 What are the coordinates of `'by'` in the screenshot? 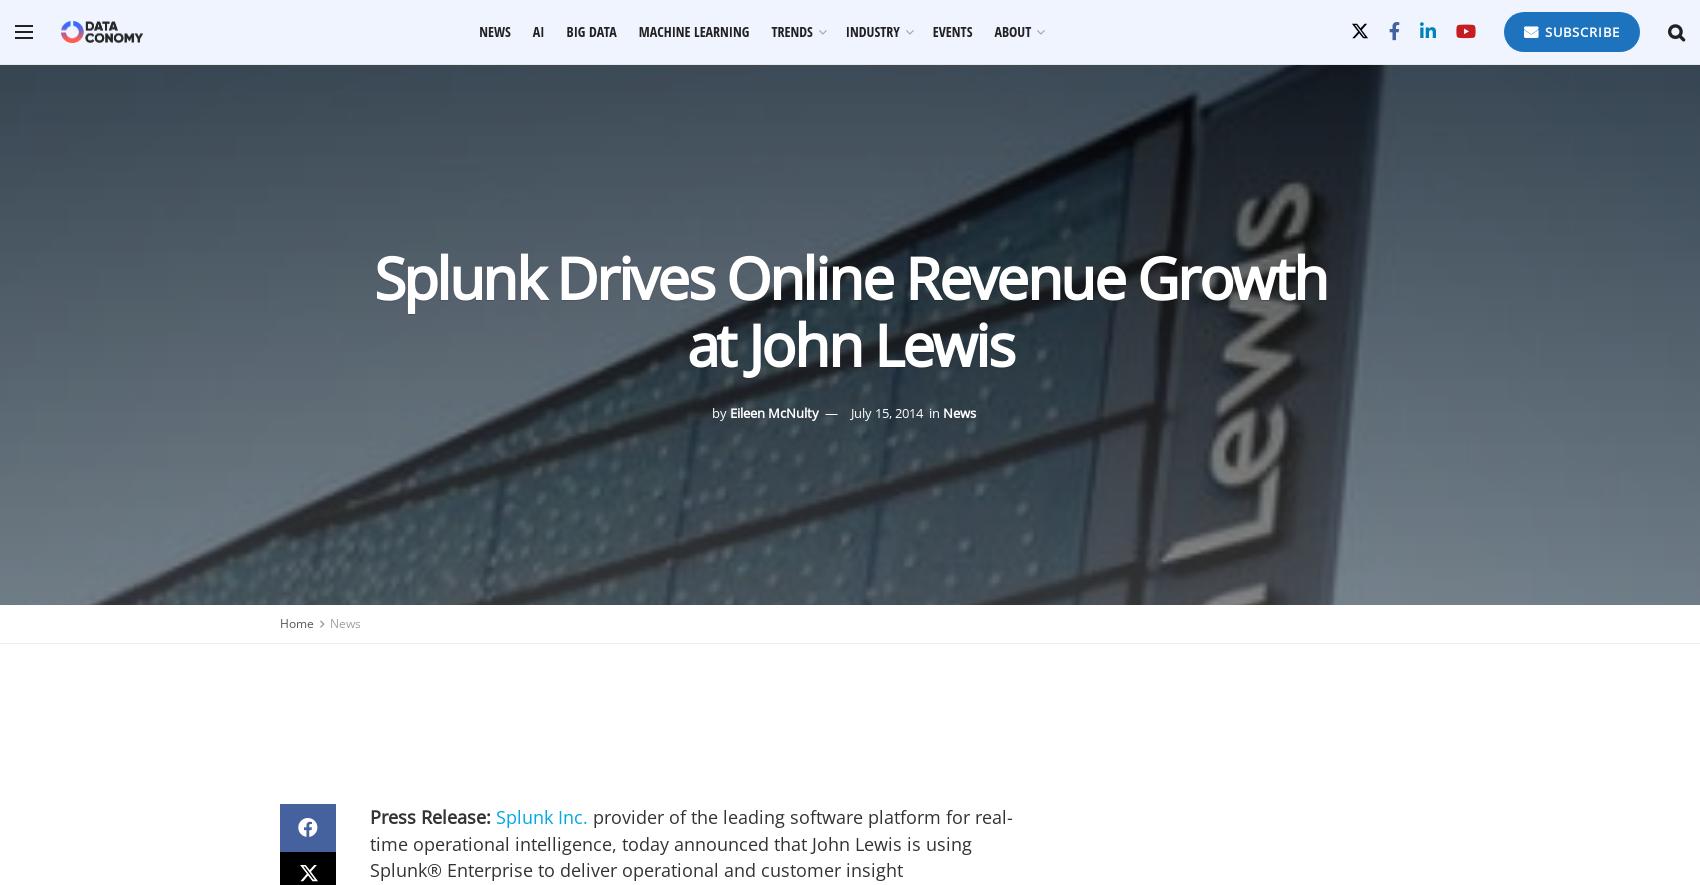 It's located at (718, 413).